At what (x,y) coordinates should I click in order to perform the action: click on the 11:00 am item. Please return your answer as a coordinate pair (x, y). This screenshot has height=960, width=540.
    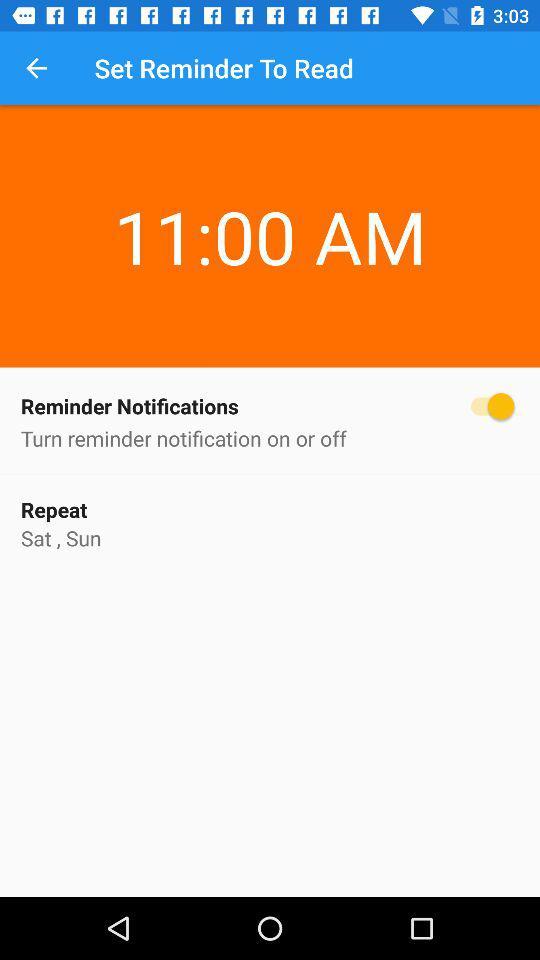
    Looking at the image, I should click on (270, 199).